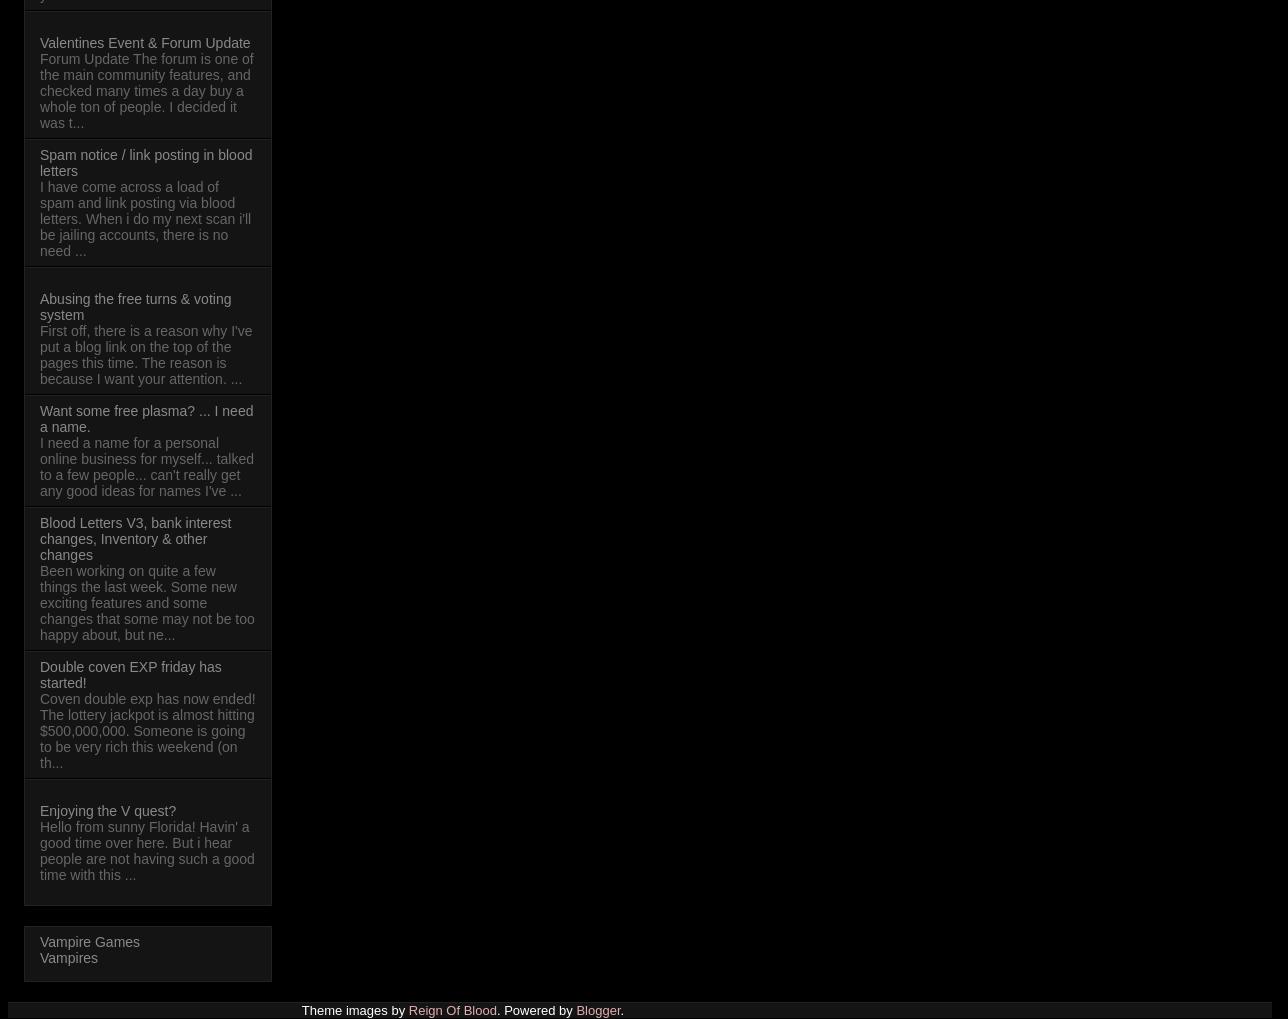  What do you see at coordinates (145, 40) in the screenshot?
I see `'Valentines Event & Forum Update'` at bounding box center [145, 40].